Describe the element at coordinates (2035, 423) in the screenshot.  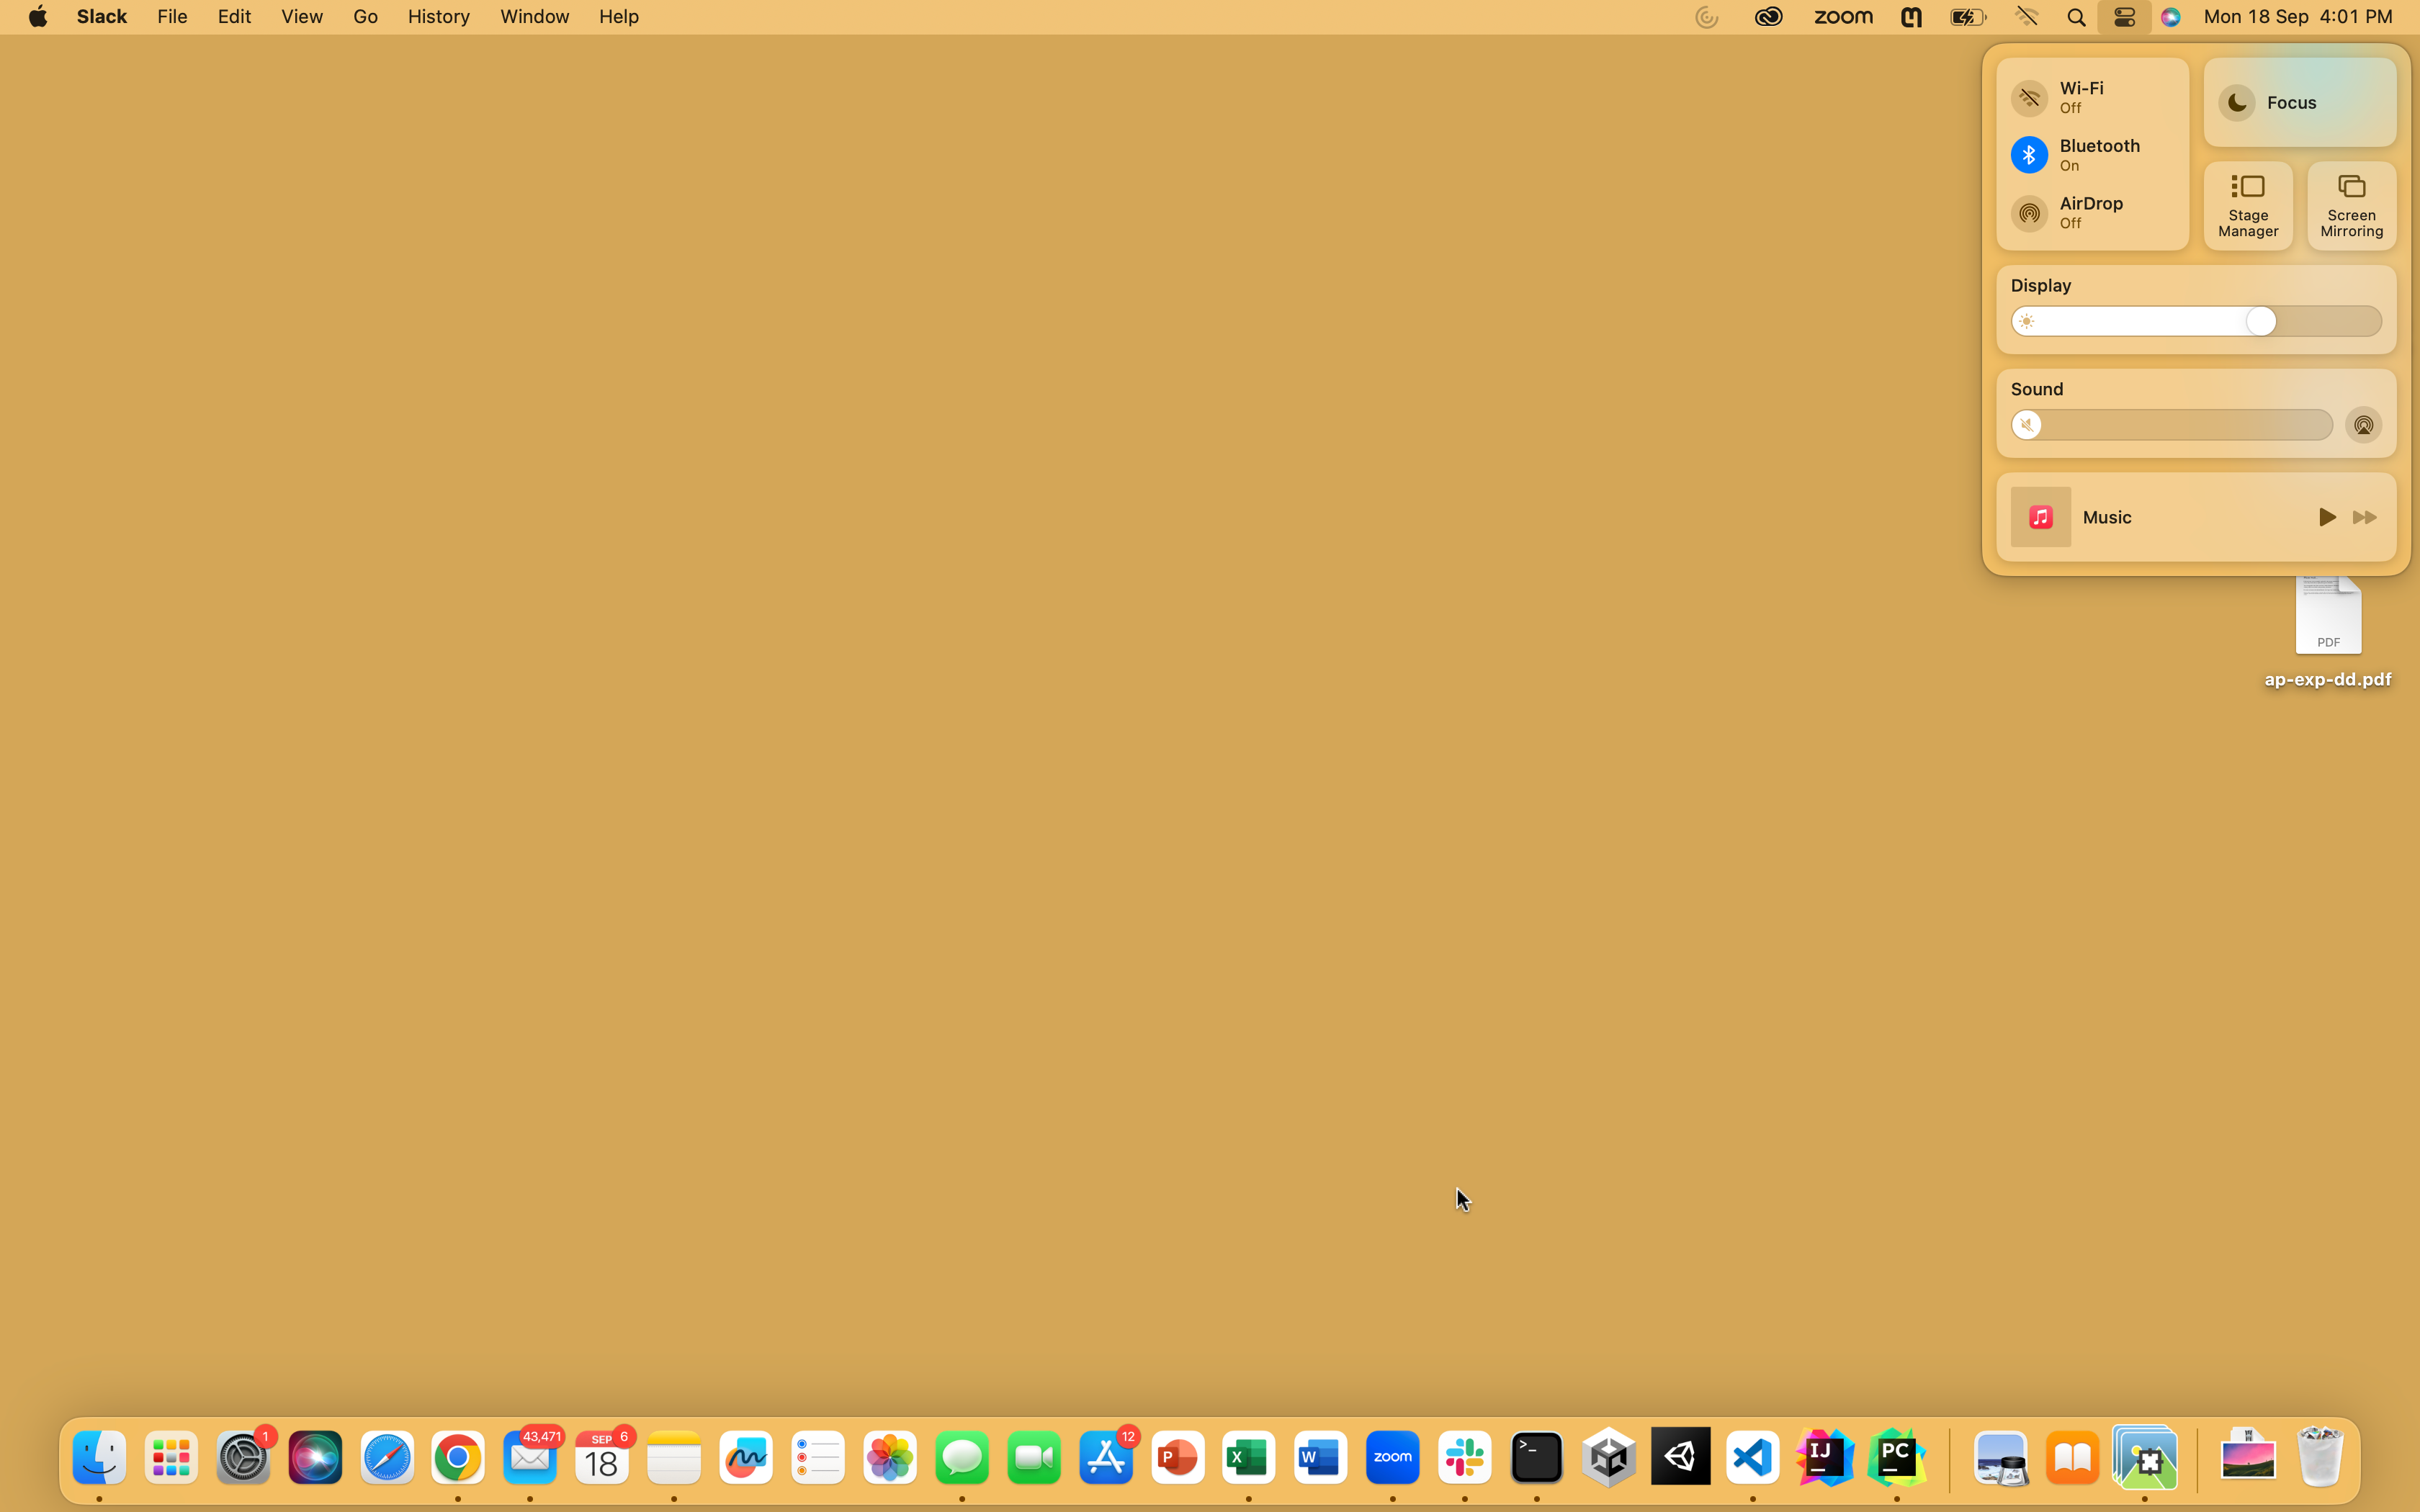
I see `Lower the system volume to zero` at that location.